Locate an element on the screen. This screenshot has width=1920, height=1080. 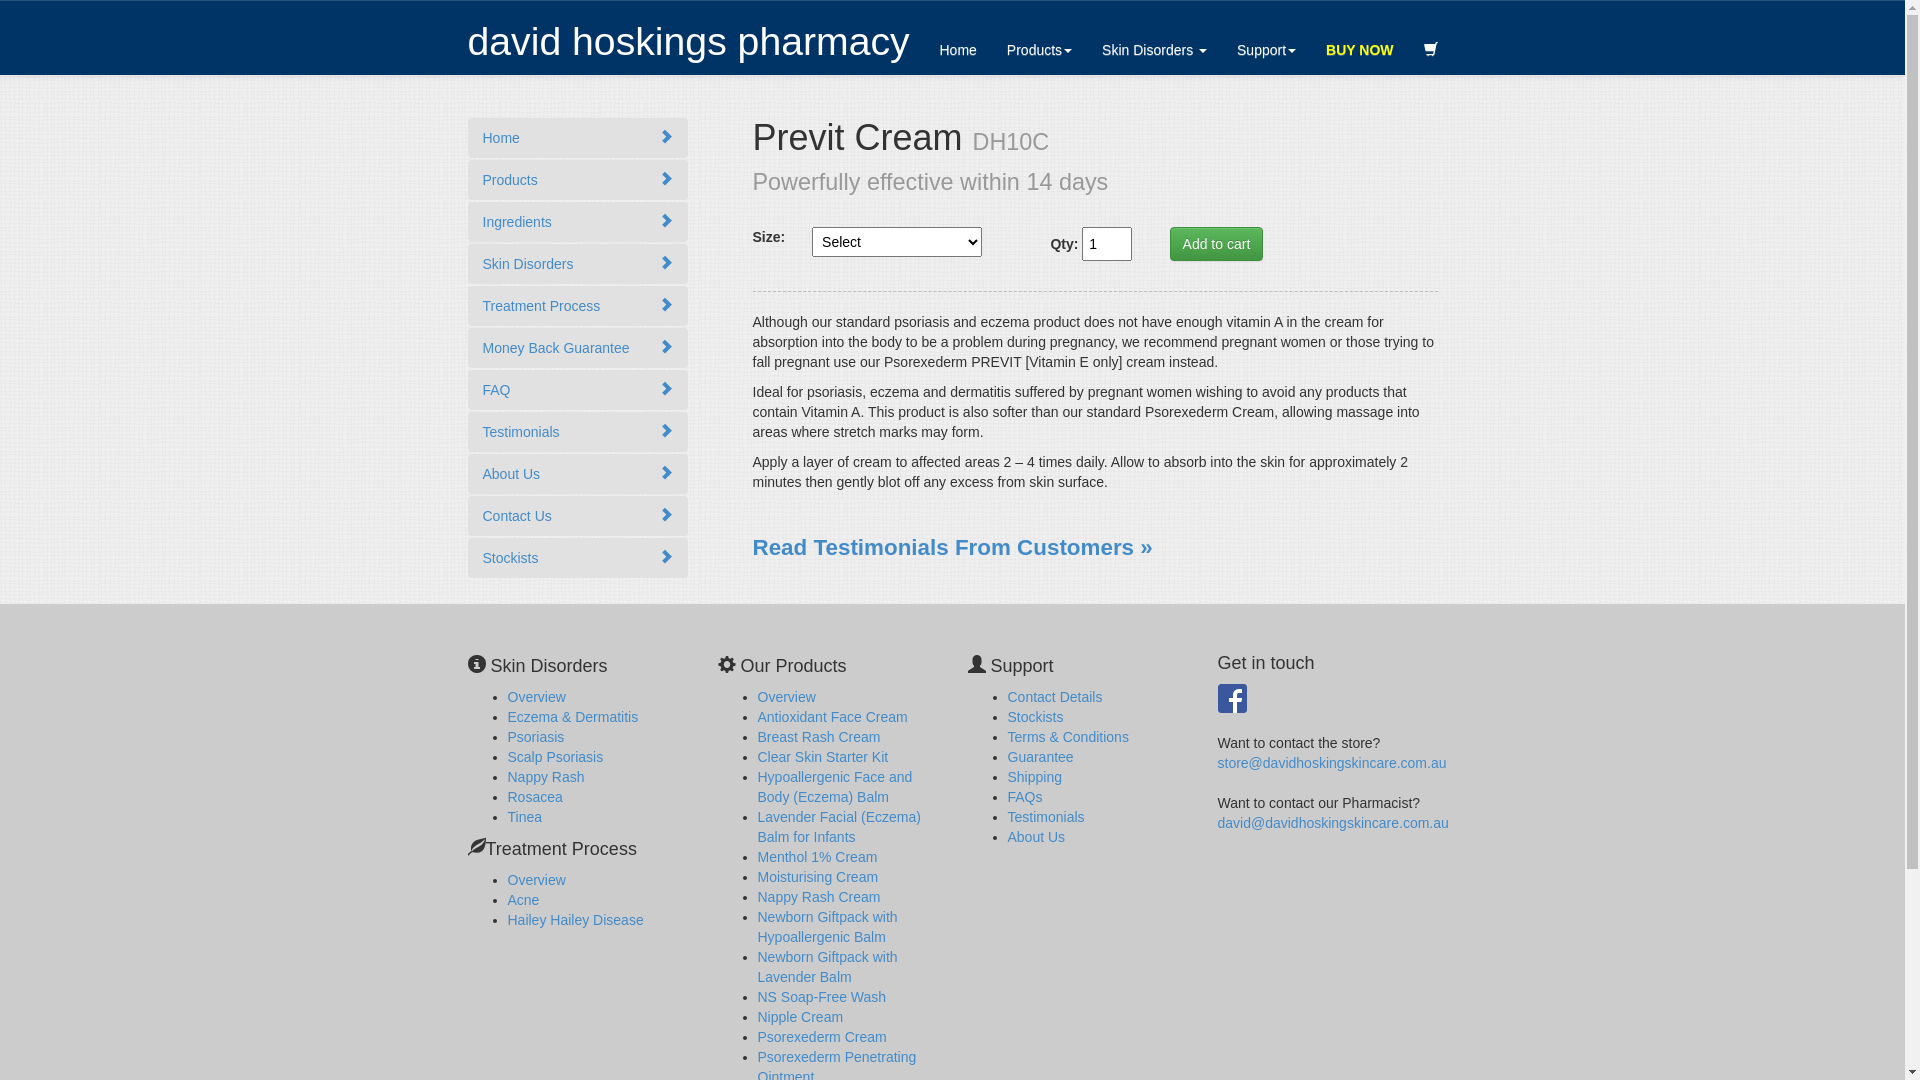
'Psorexederm Cream' is located at coordinates (822, 1036).